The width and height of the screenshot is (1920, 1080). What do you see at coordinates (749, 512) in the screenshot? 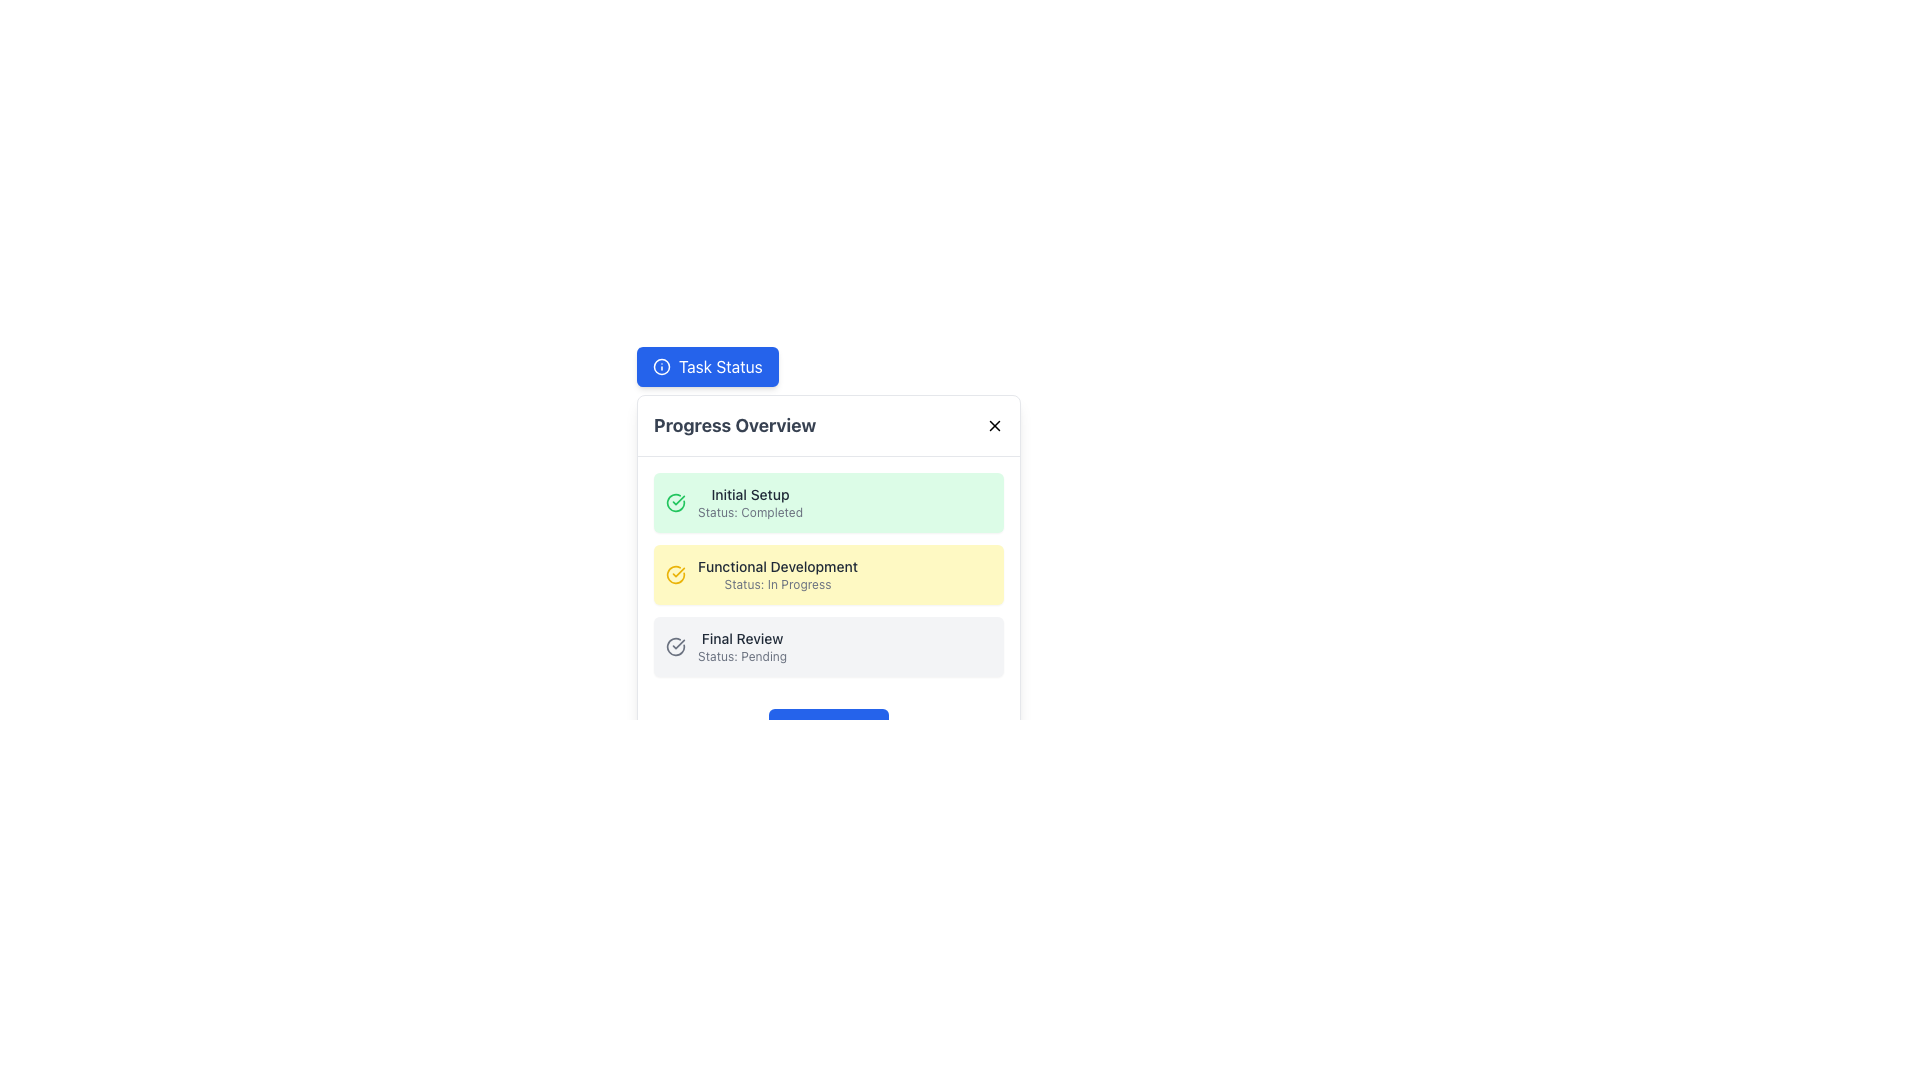
I see `informational text label that serves as a status indicator for the task completion, located directly below the 'Initial Setup' label within the green-tinted block` at bounding box center [749, 512].